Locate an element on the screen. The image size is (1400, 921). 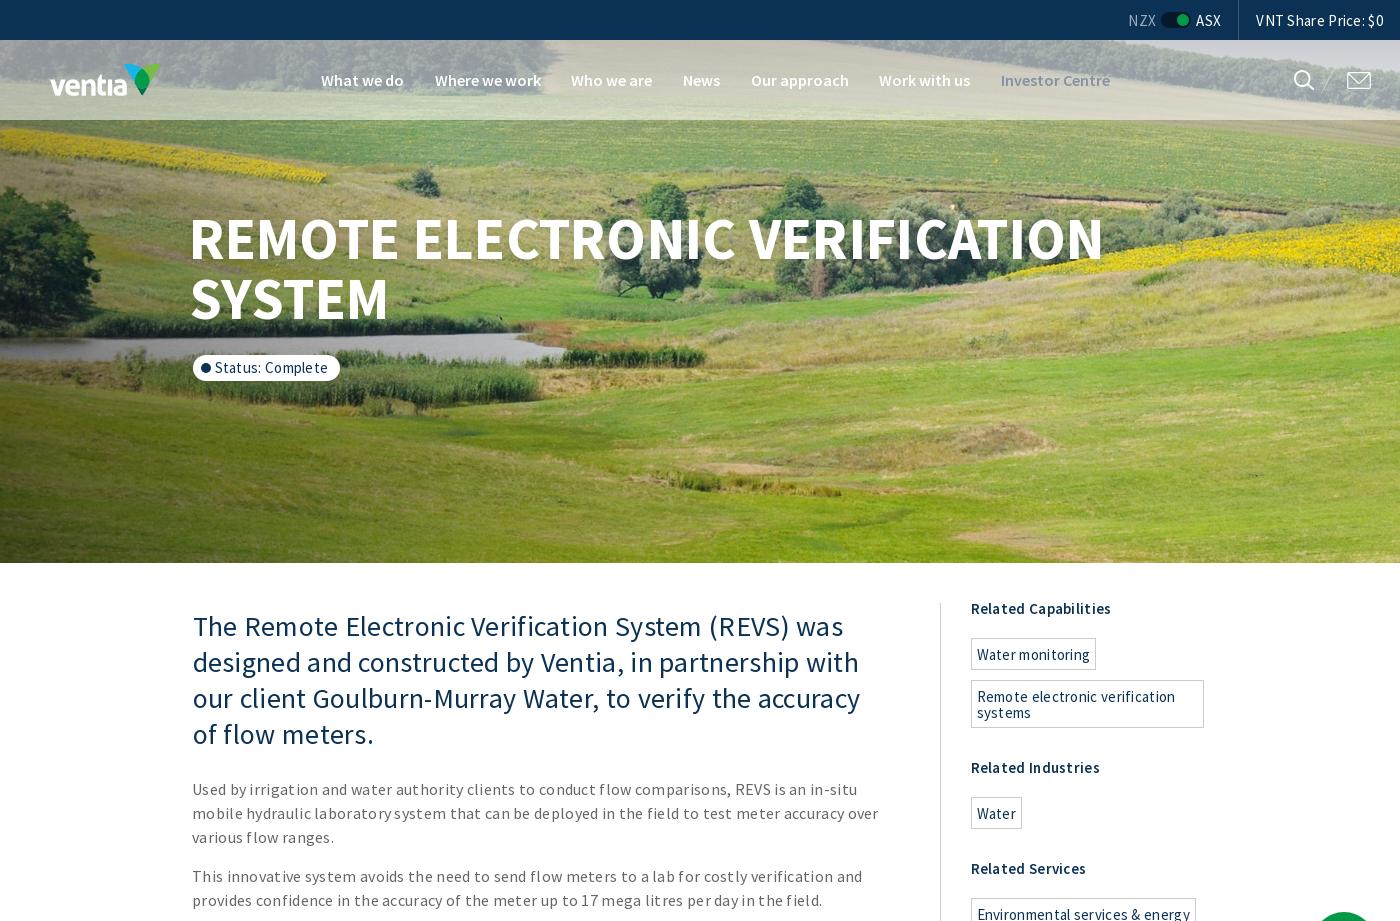
'This innovative system avoids the need to send flow meters to a lab for costly verification and provides confidence in the accuracy of the meter up to 17 mega litres per day in the field.' is located at coordinates (191, 887).